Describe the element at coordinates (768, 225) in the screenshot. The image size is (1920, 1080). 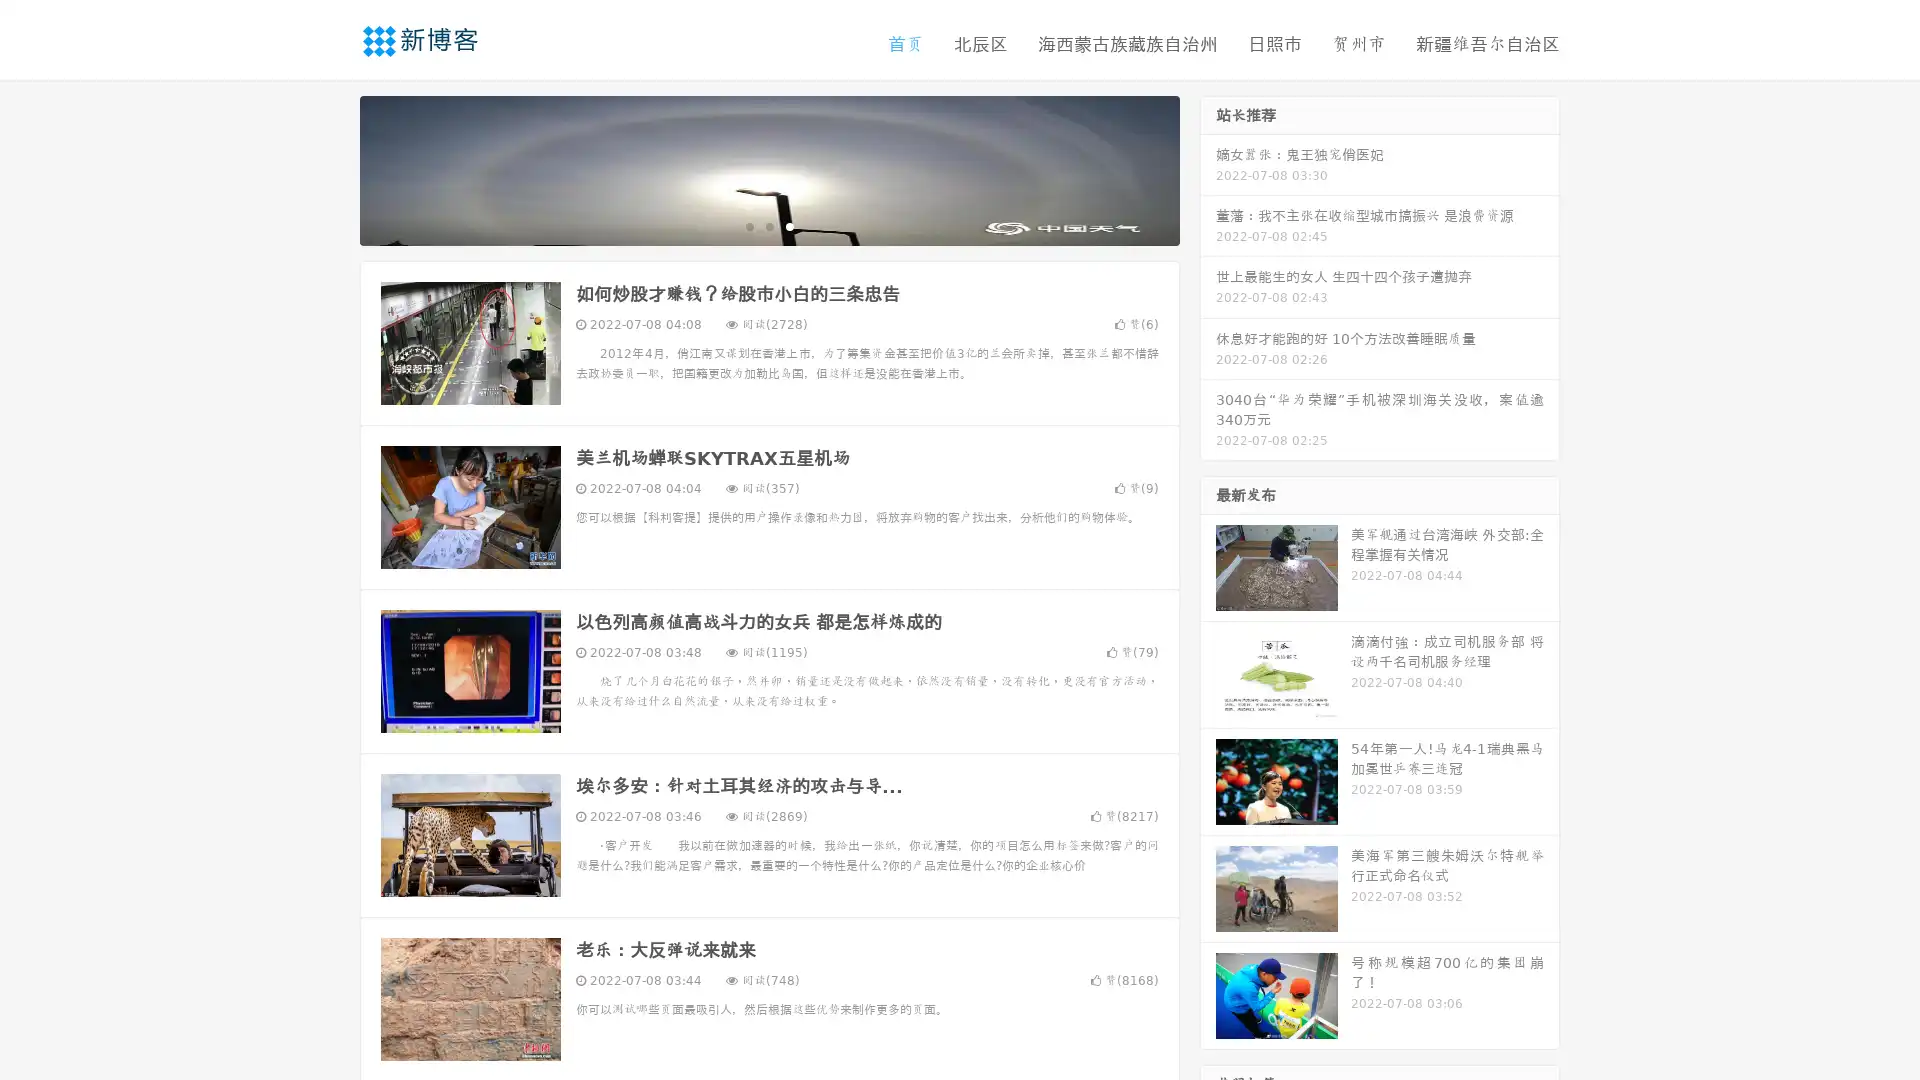
I see `Go to slide 2` at that location.